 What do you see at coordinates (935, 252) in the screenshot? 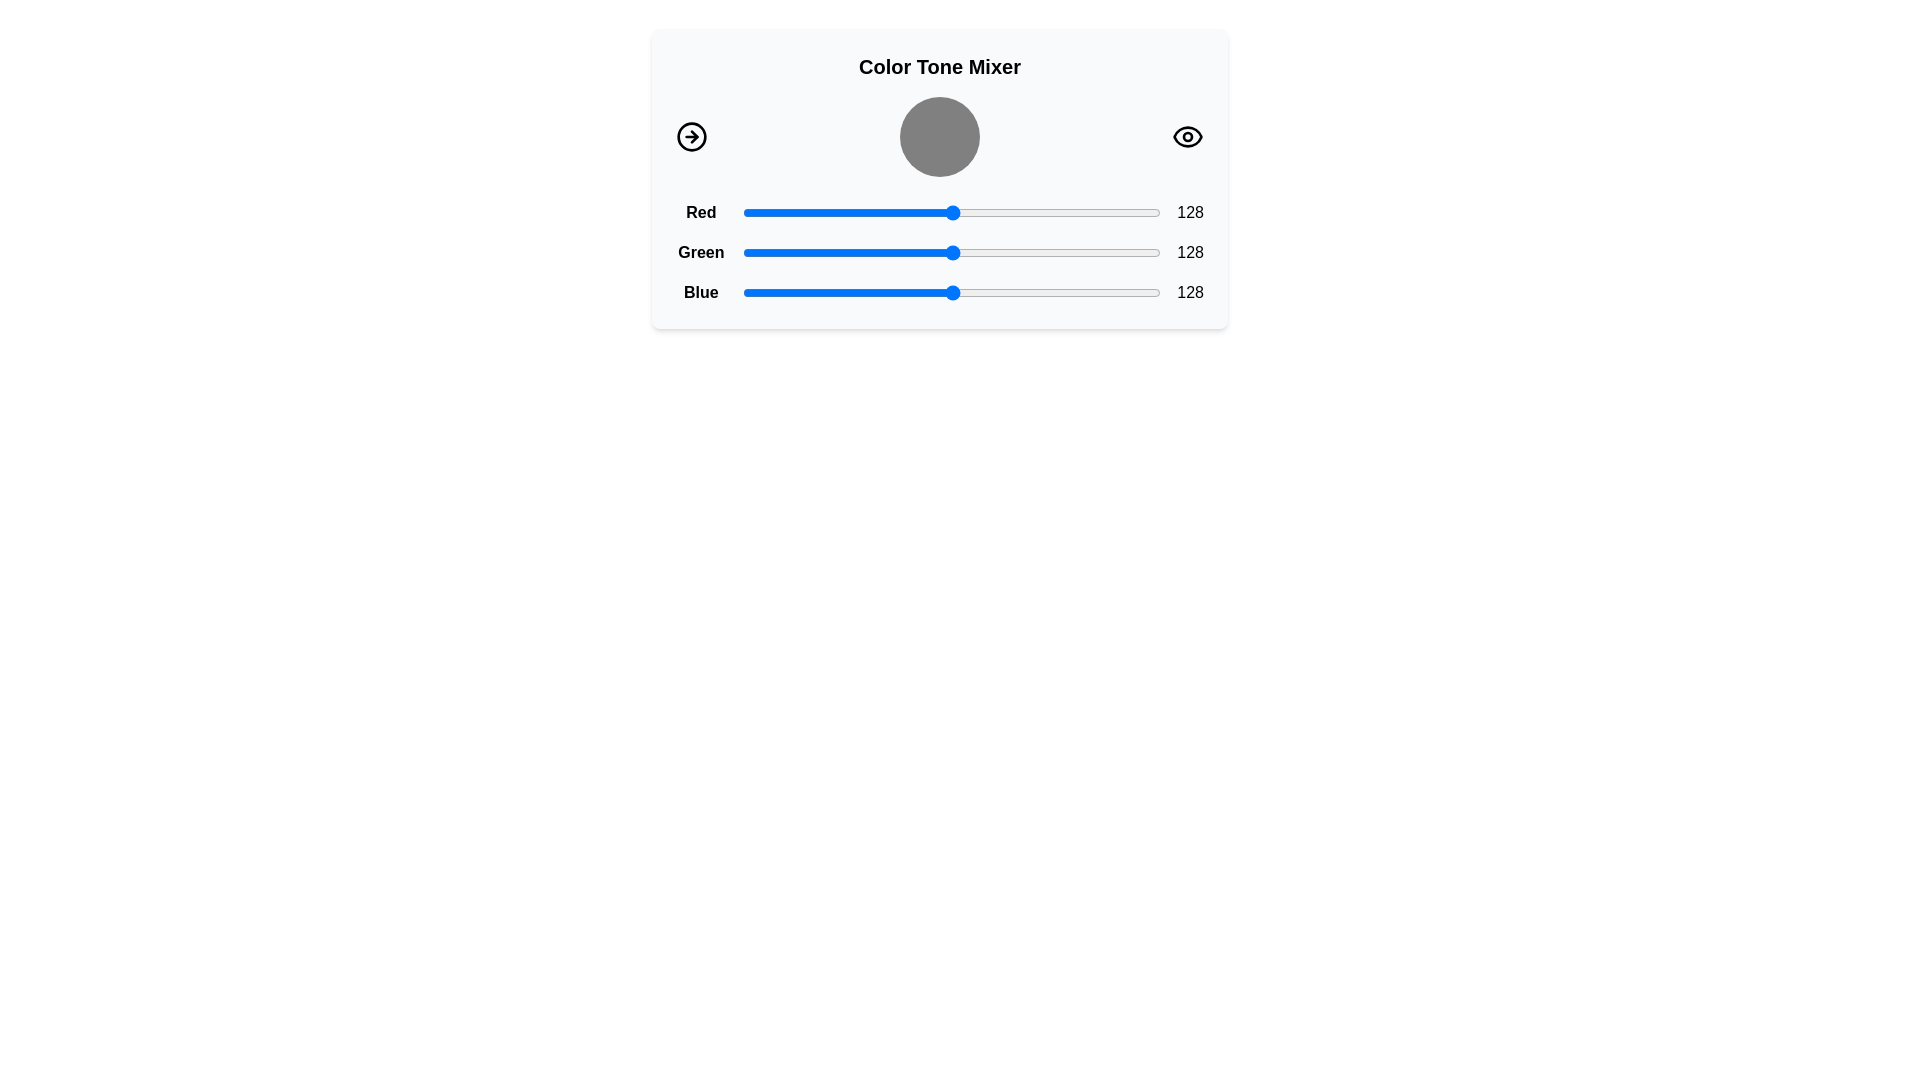
I see `the green color intensity` at bounding box center [935, 252].